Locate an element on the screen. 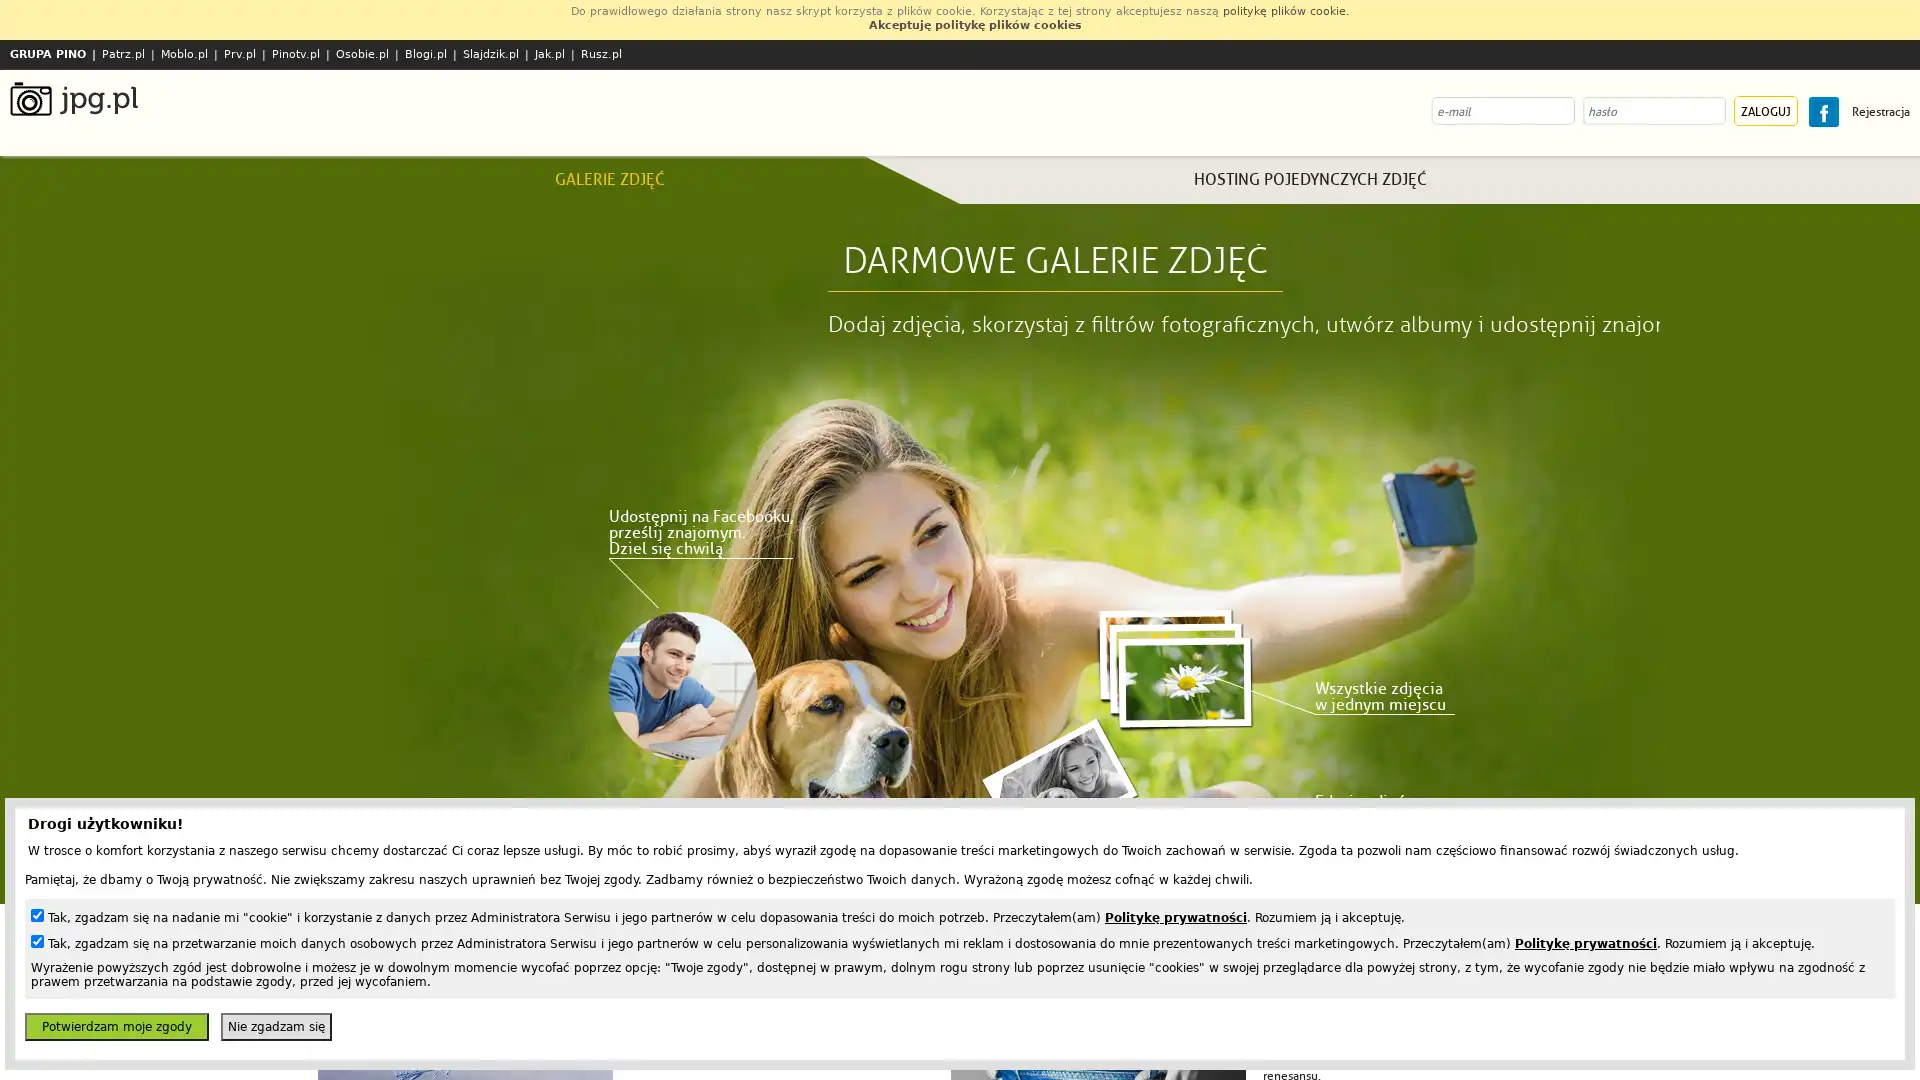 This screenshot has height=1080, width=1920. Potwierdzam moje zgody is located at coordinates (115, 1026).